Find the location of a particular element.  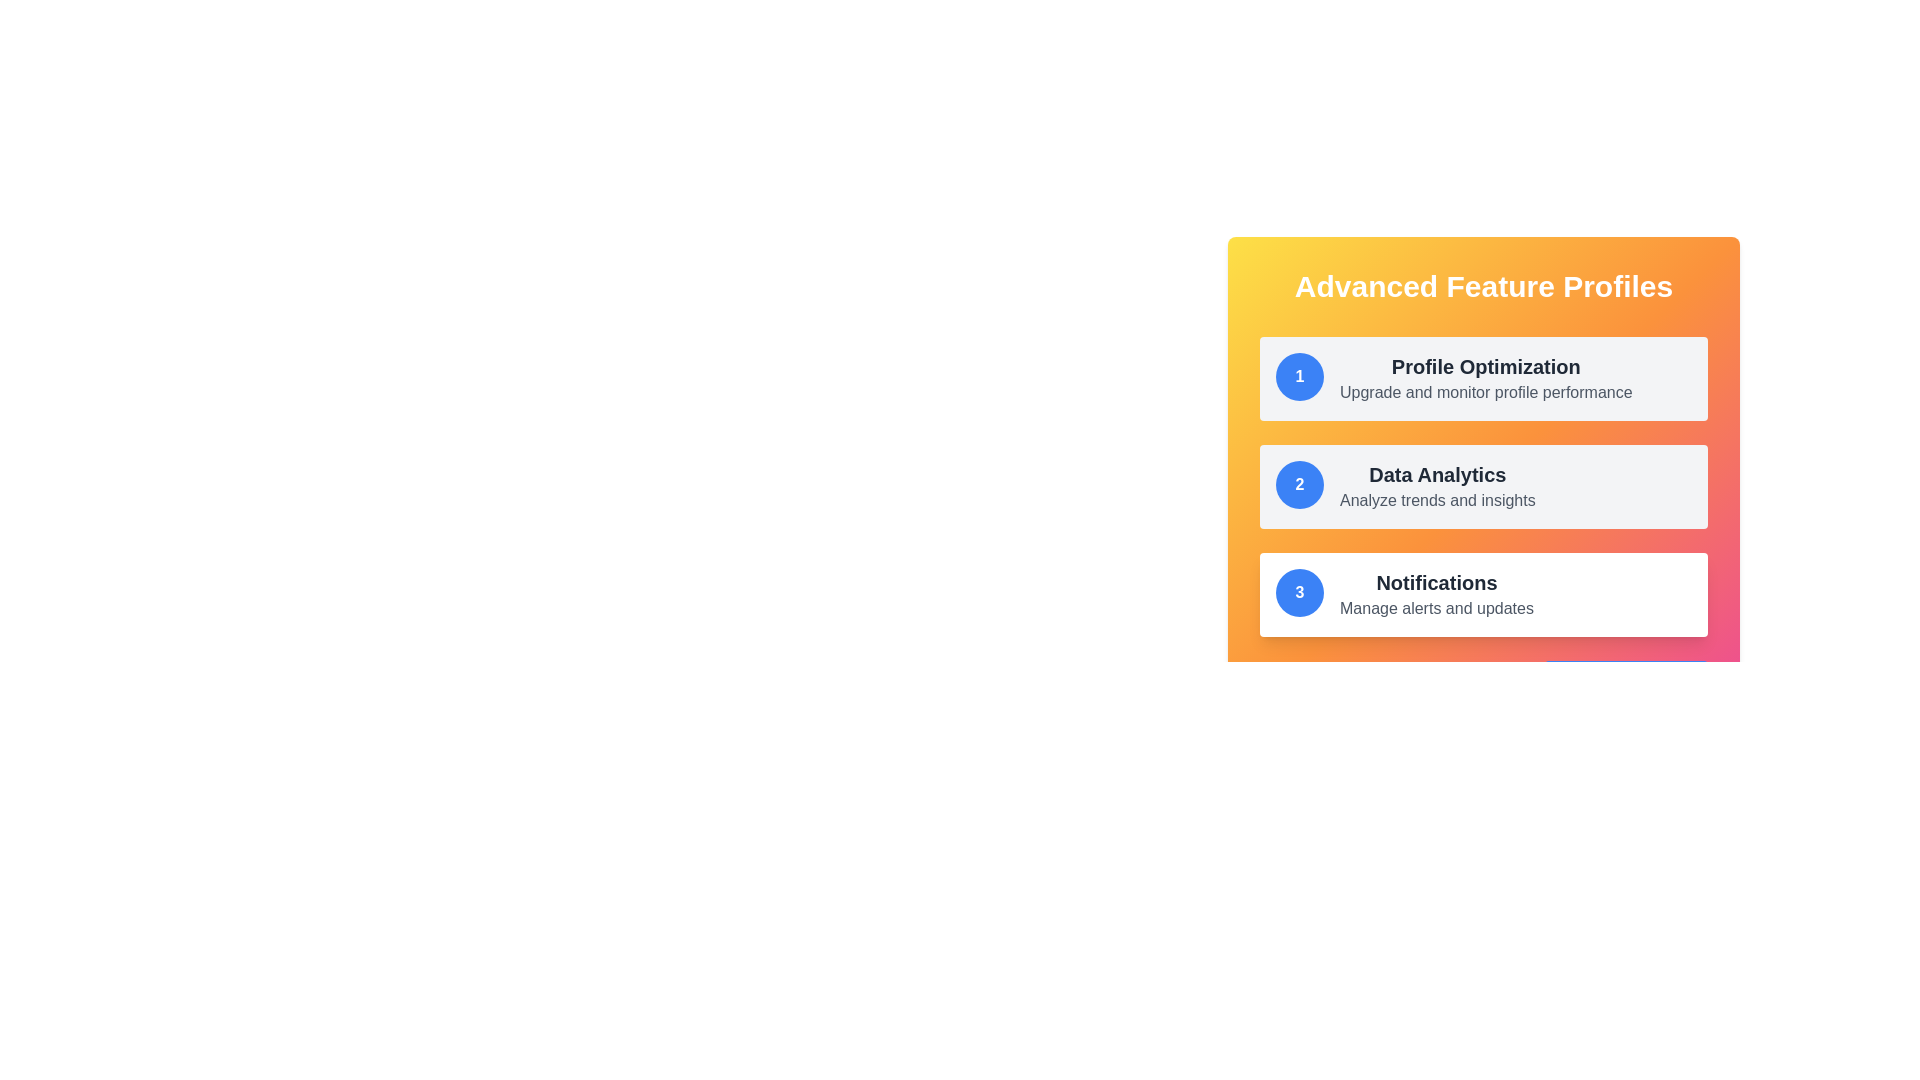

the title text displaying 'Notifications' in bold, larger dark gray font at the bottom-most card in the 'Advanced Feature Profiles' section is located at coordinates (1435, 582).